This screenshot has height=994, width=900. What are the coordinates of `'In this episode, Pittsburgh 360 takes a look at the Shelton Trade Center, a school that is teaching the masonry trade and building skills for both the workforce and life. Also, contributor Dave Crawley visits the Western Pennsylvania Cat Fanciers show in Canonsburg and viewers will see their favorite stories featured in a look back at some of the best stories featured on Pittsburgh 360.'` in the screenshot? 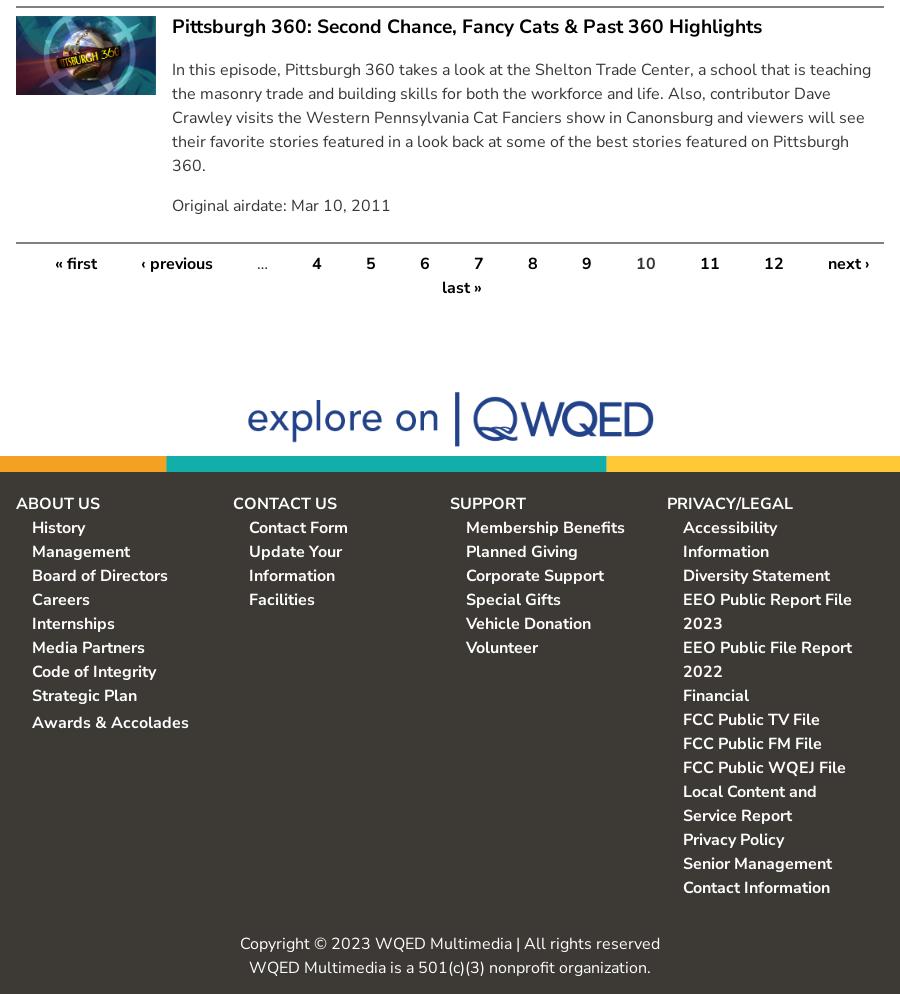 It's located at (520, 116).